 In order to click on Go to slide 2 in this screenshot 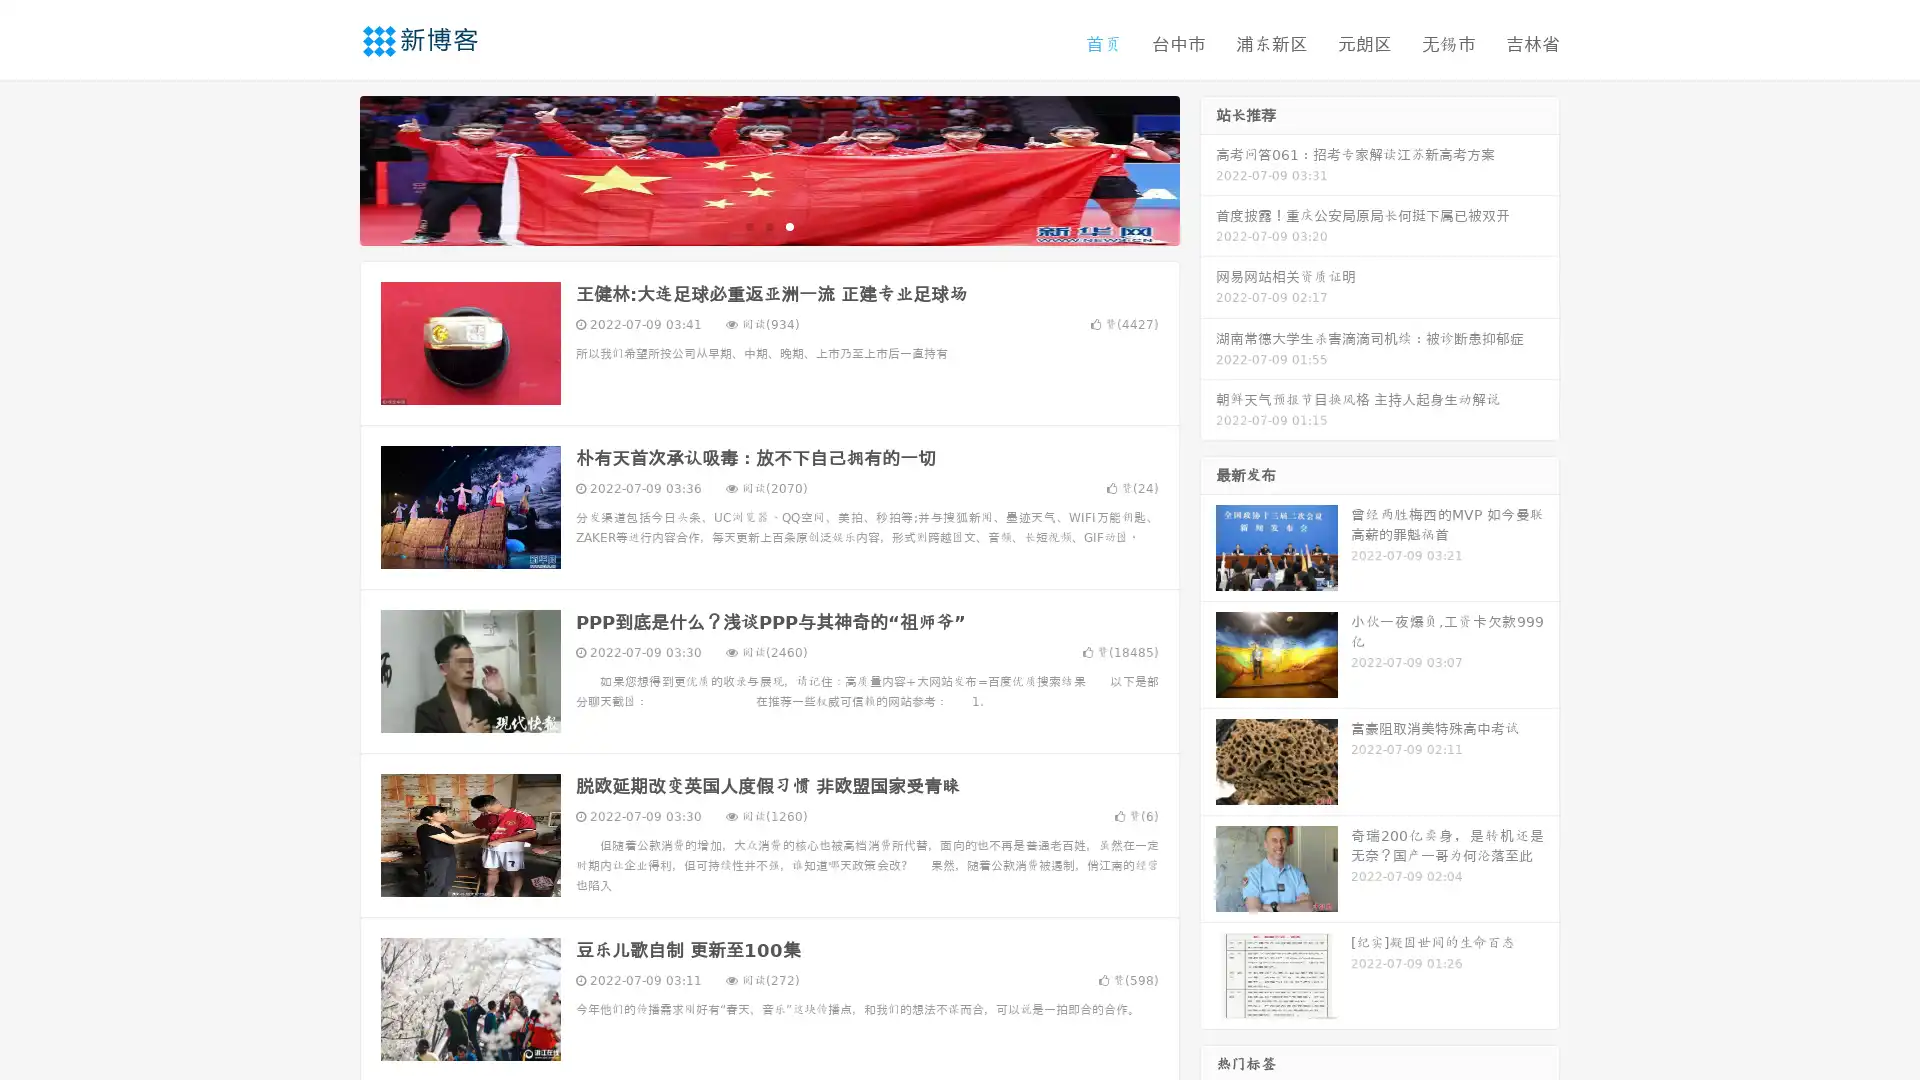, I will do `click(768, 225)`.